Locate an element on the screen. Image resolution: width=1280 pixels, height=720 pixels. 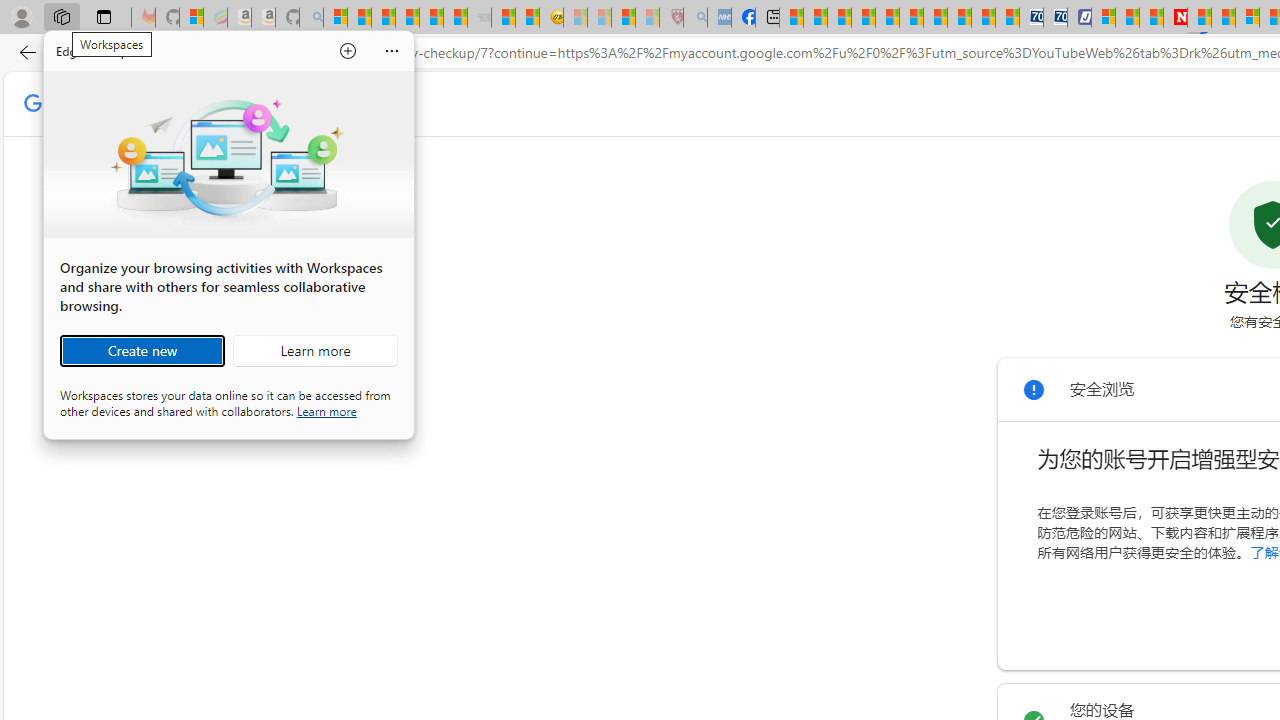
'Create new workspace' is located at coordinates (141, 350).